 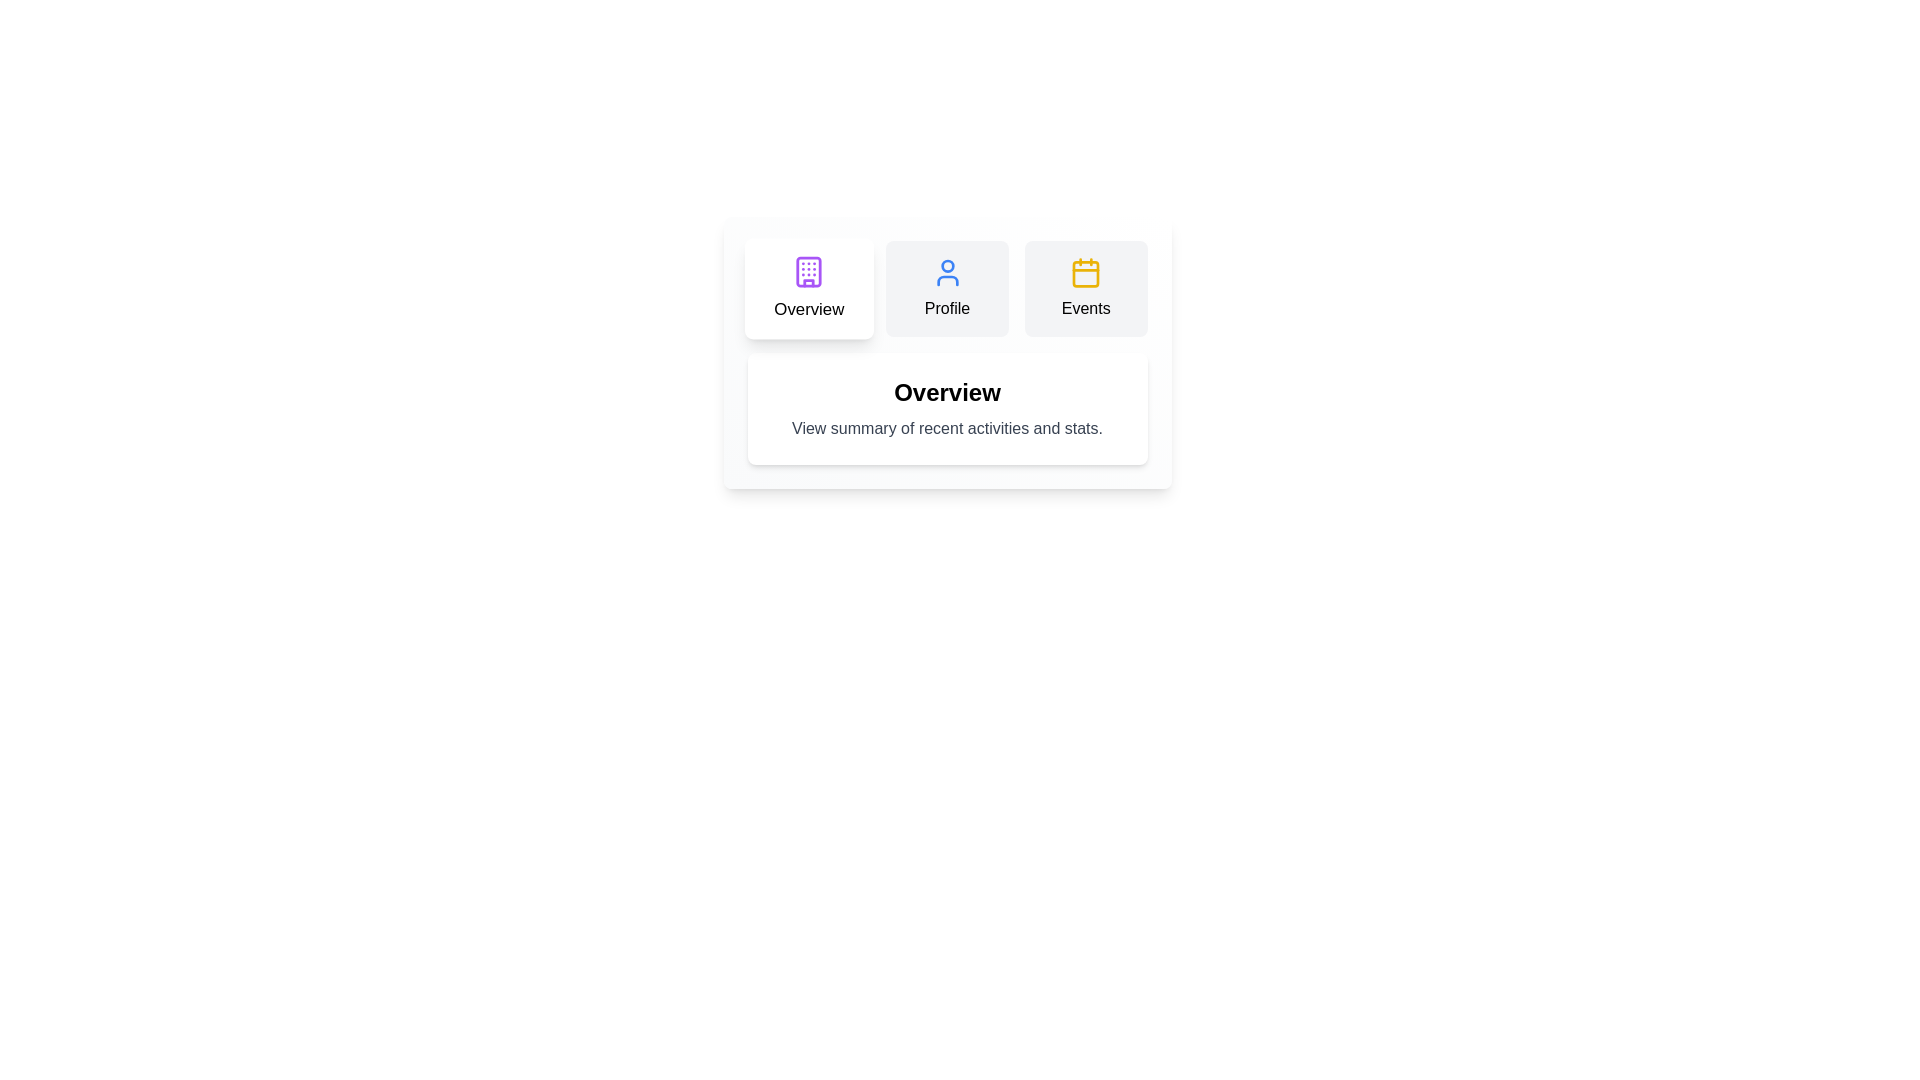 I want to click on the content displayed in the active tab area, so click(x=946, y=407).